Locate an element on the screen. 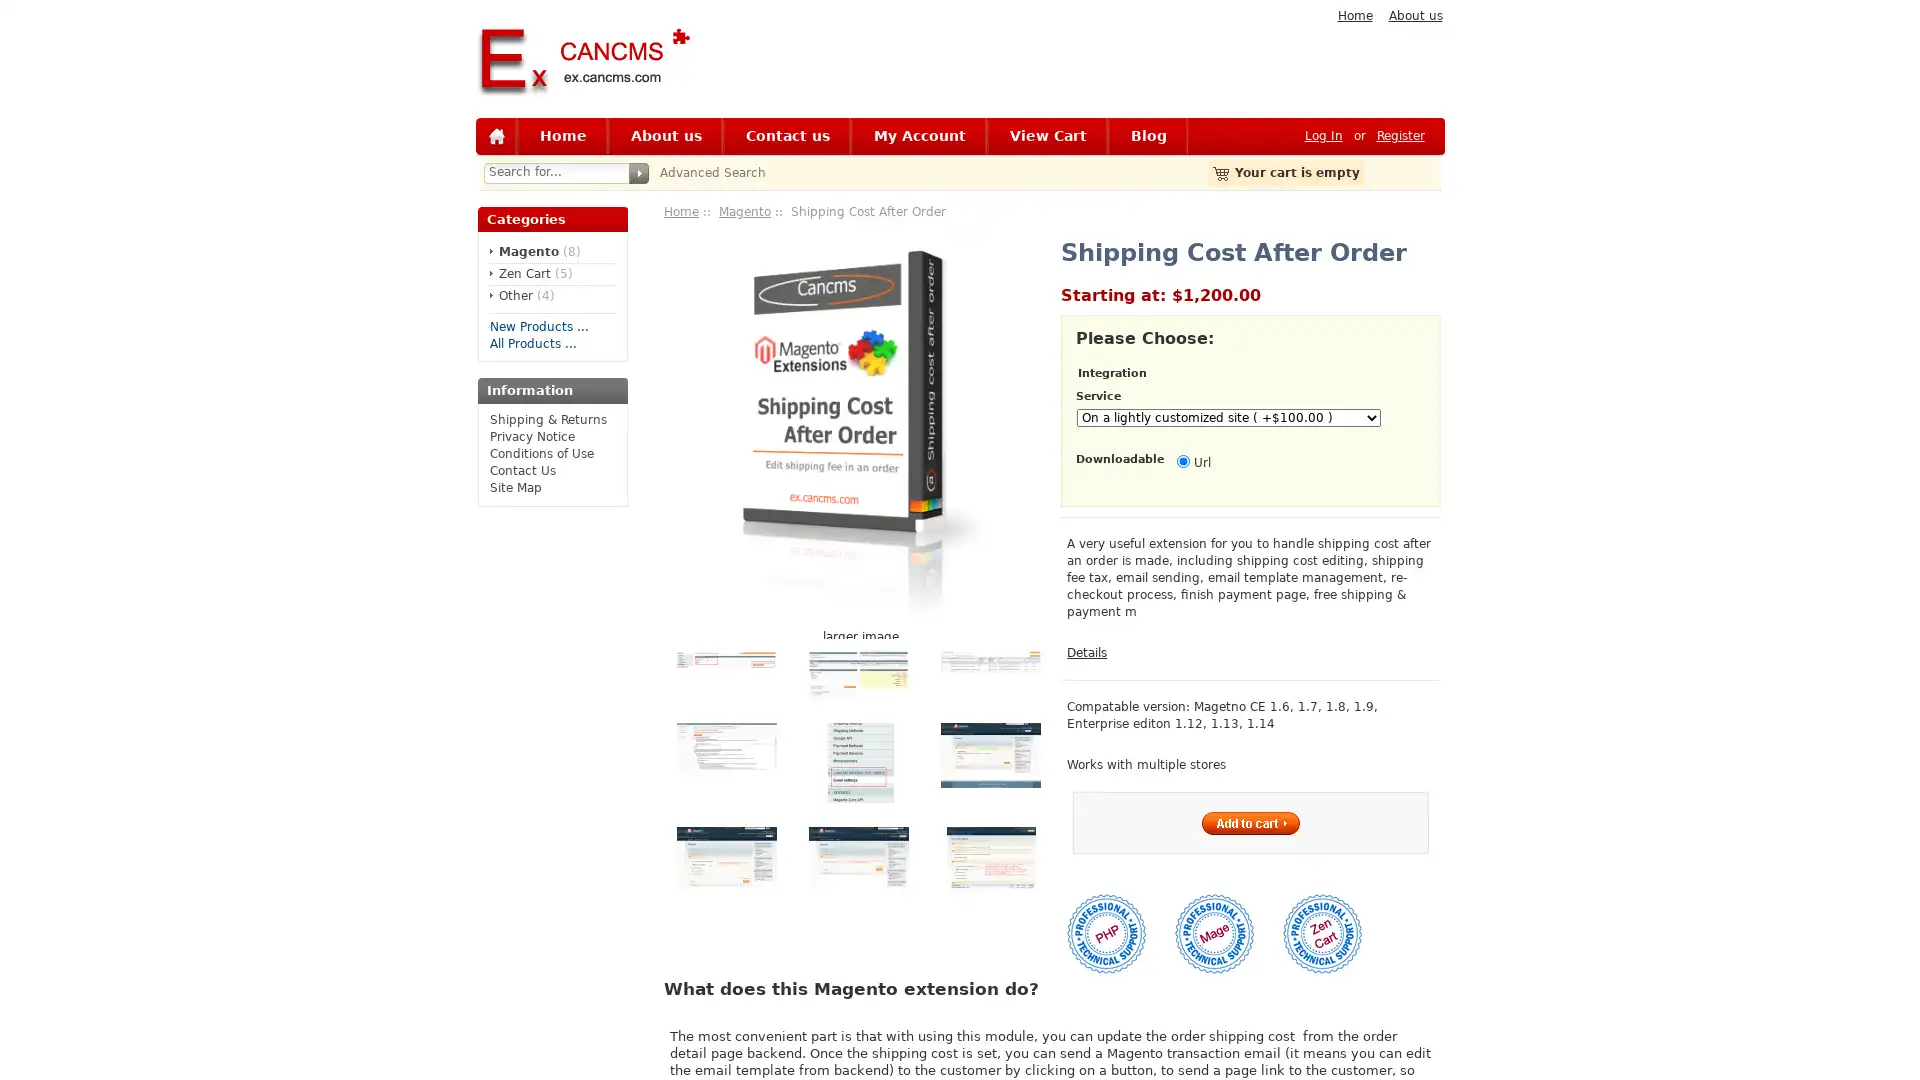  Add to Cart is located at coordinates (1249, 822).